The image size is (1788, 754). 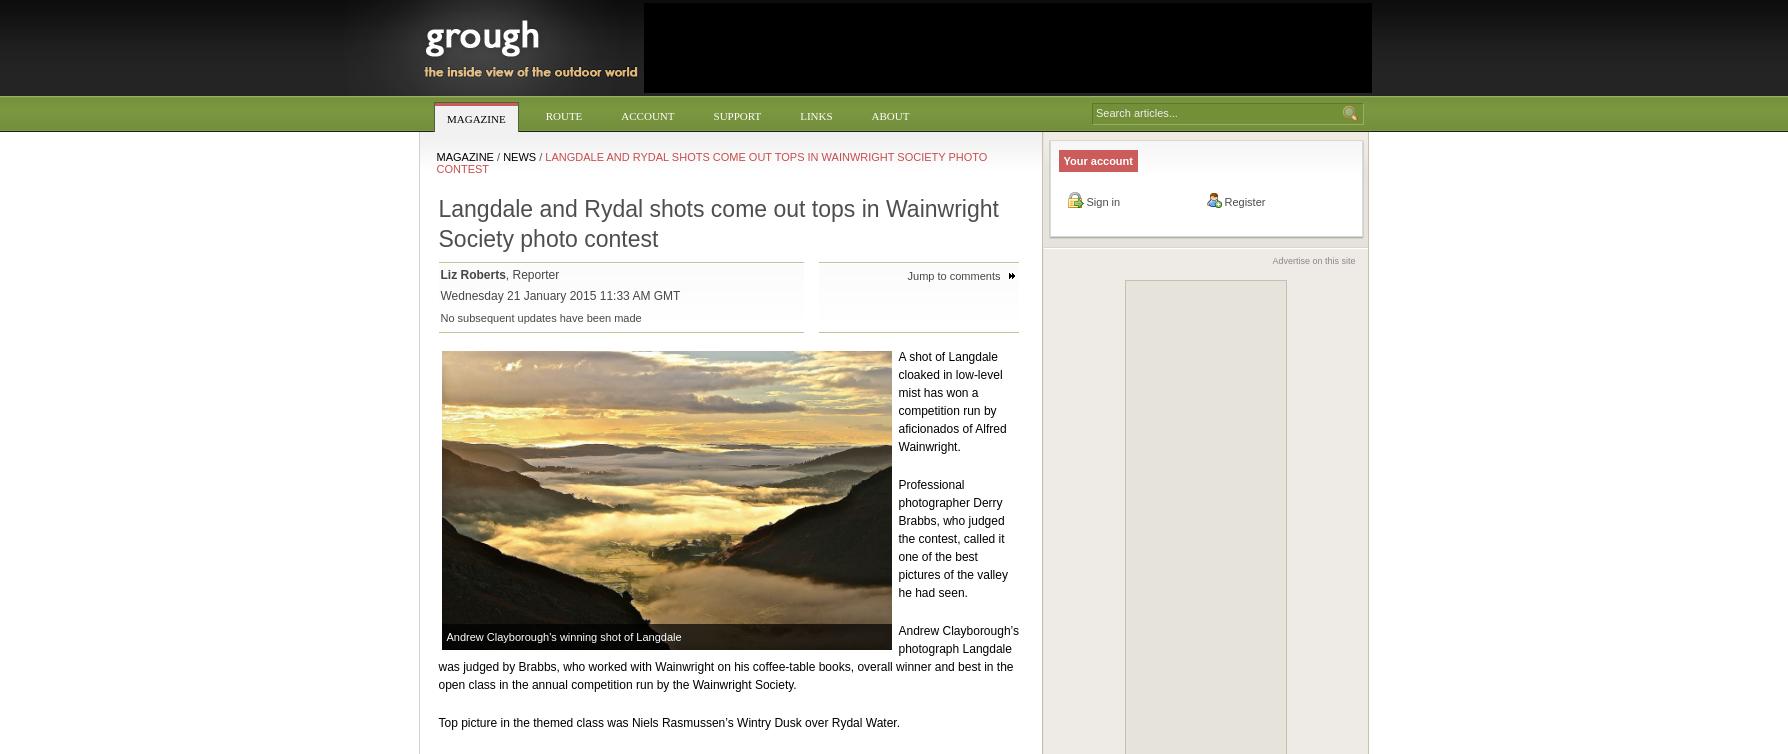 What do you see at coordinates (647, 115) in the screenshot?
I see `'Account'` at bounding box center [647, 115].